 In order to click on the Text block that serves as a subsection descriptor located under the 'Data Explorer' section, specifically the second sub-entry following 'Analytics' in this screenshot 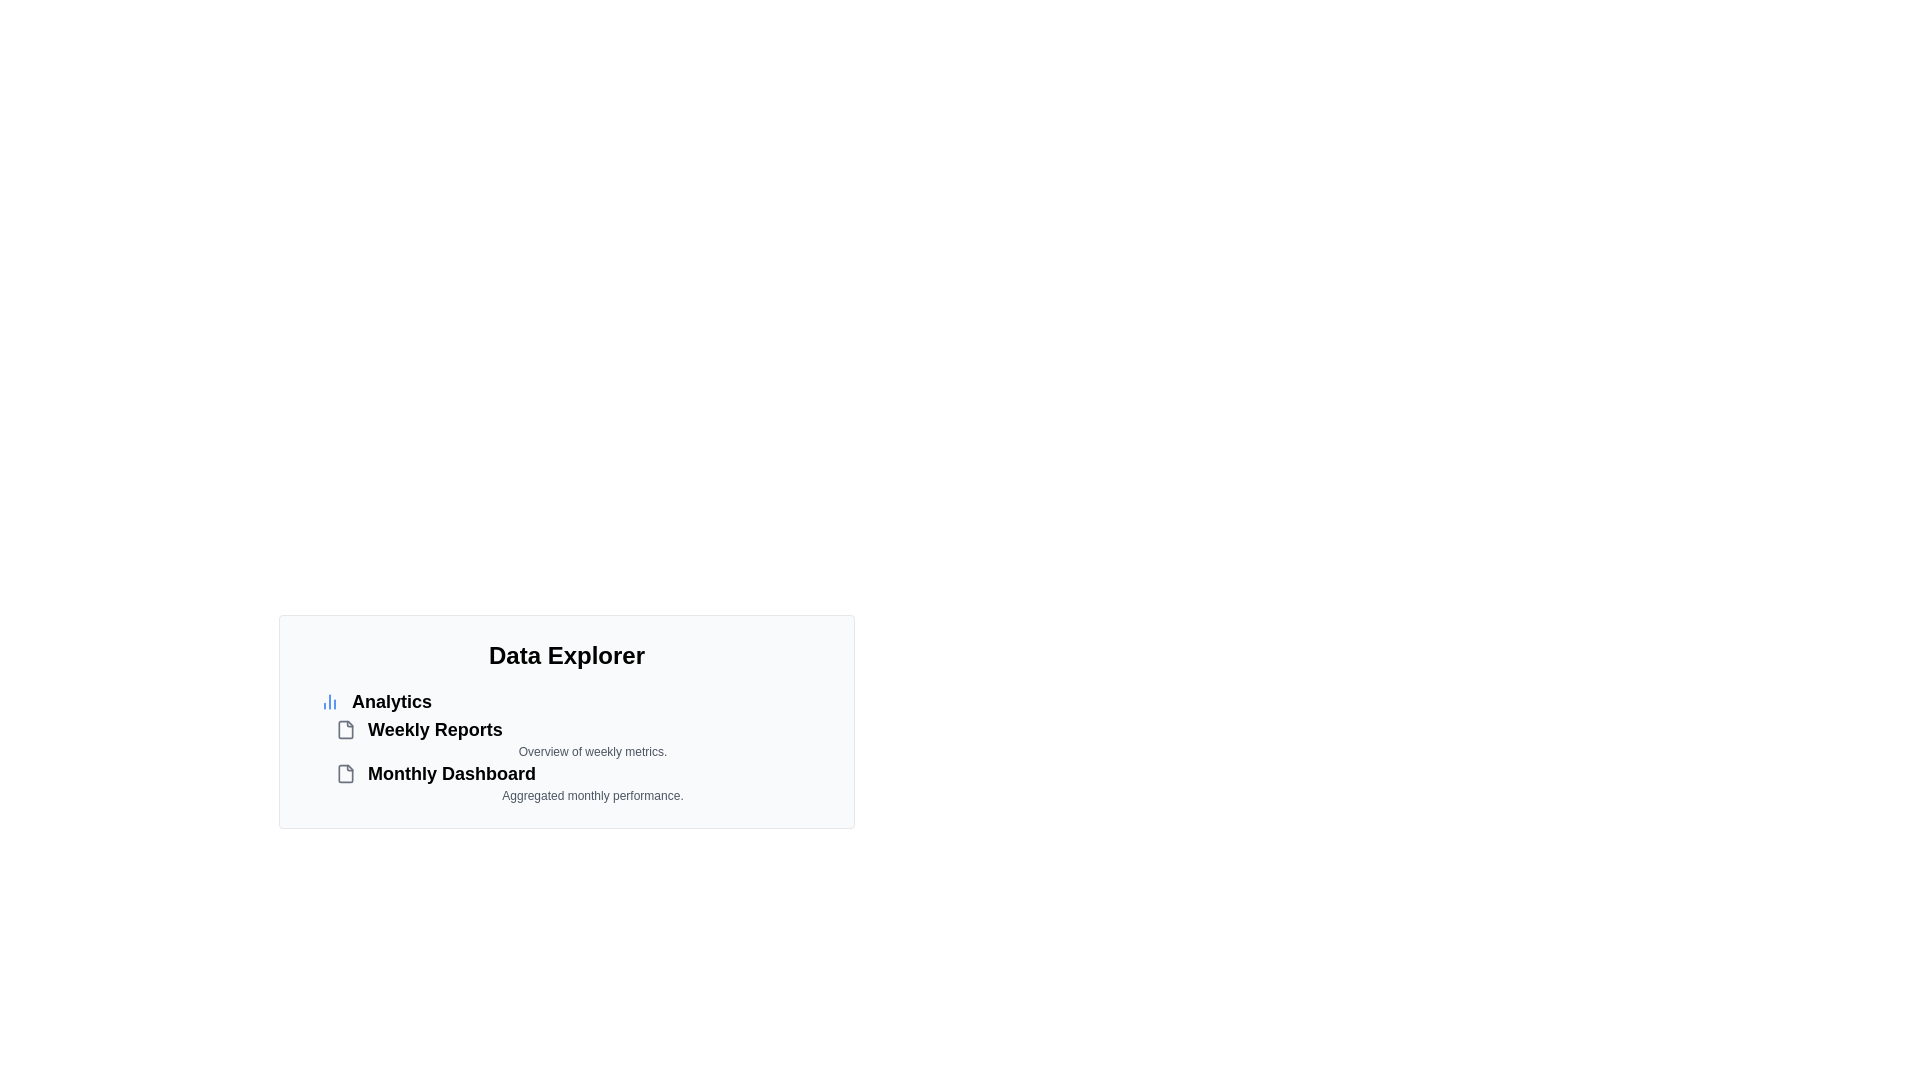, I will do `click(574, 745)`.